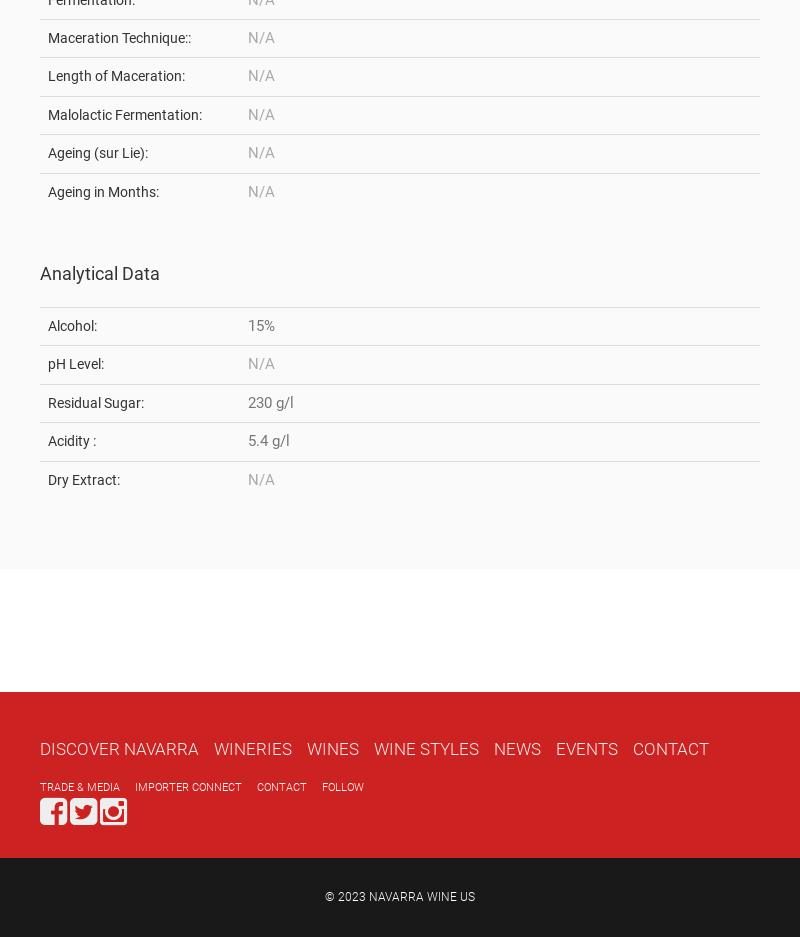 Image resolution: width=800 pixels, height=937 pixels. What do you see at coordinates (96, 401) in the screenshot?
I see `'Residual Sugar:'` at bounding box center [96, 401].